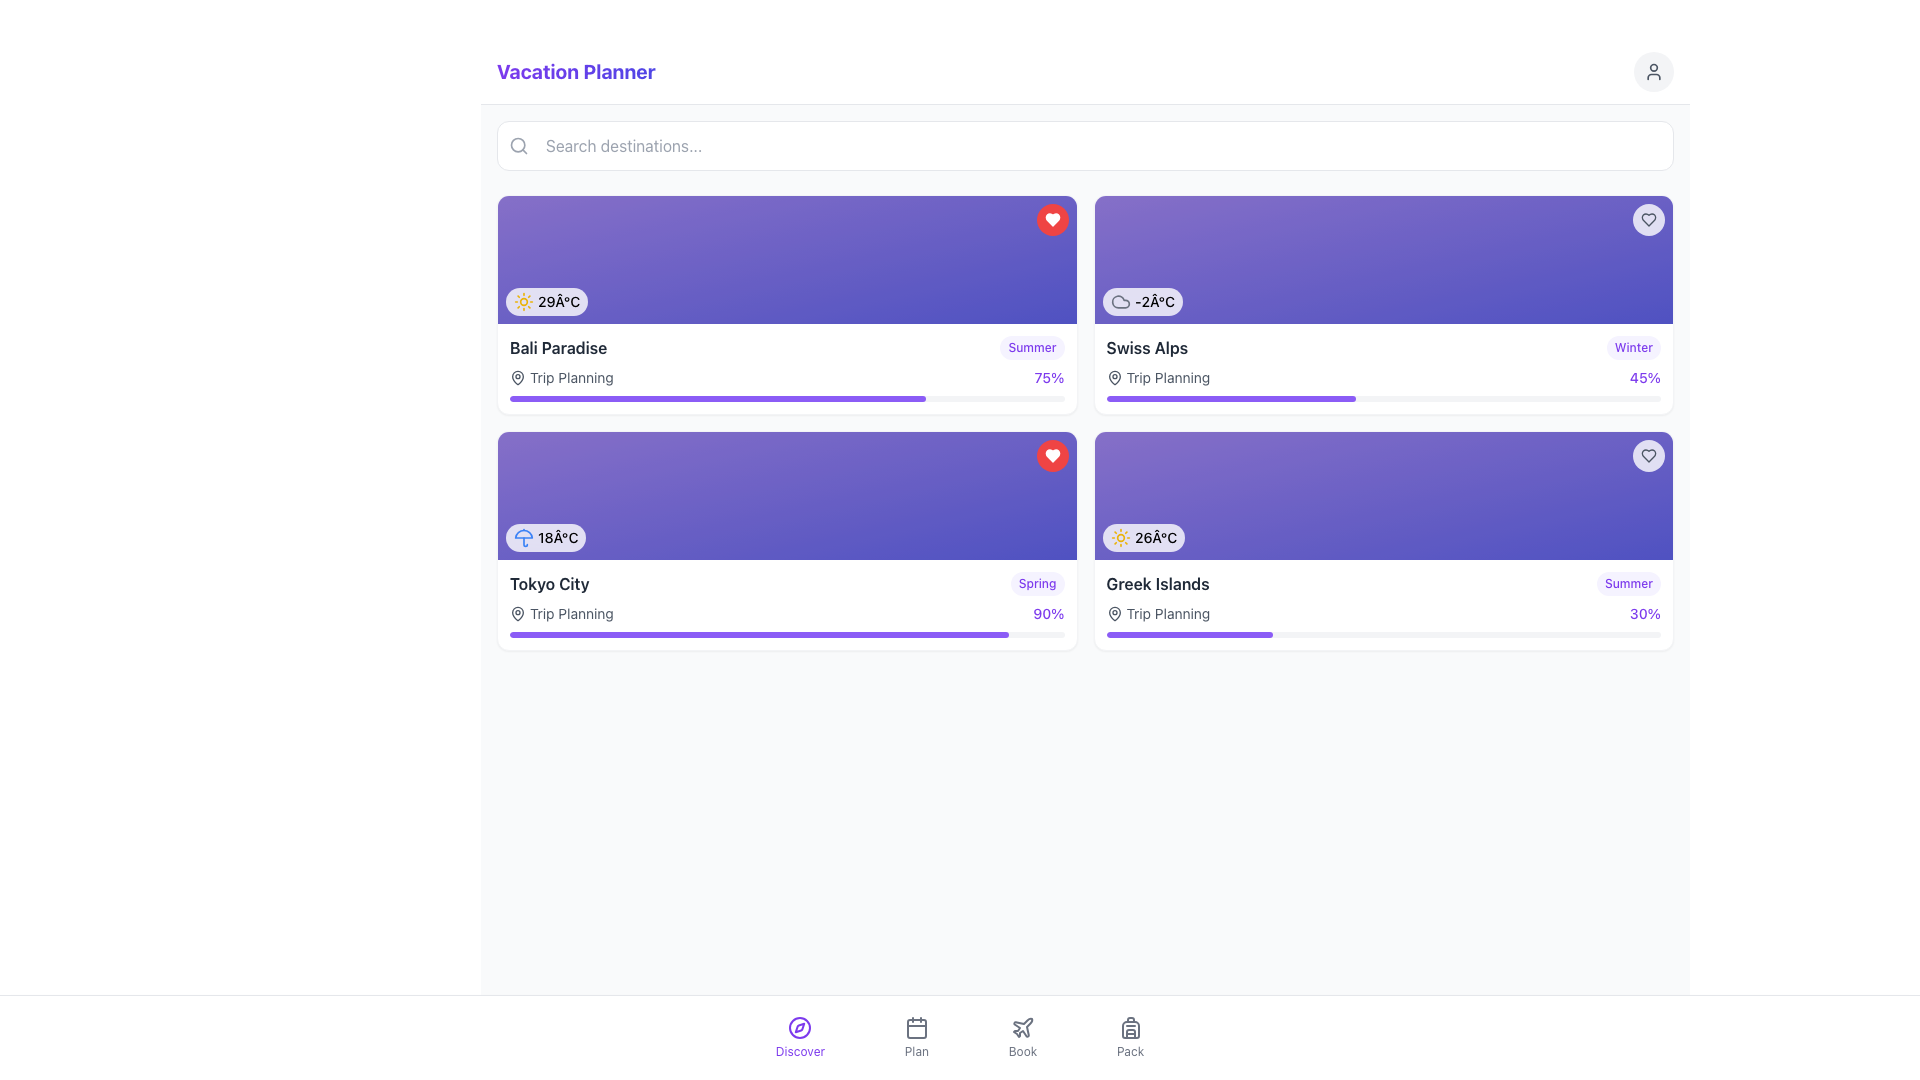  What do you see at coordinates (1158, 612) in the screenshot?
I see `the text label indicating the current state or category of planning associated with the 'Greek Islands' destination card, located in the bottom-right quadrant of the card layout` at bounding box center [1158, 612].